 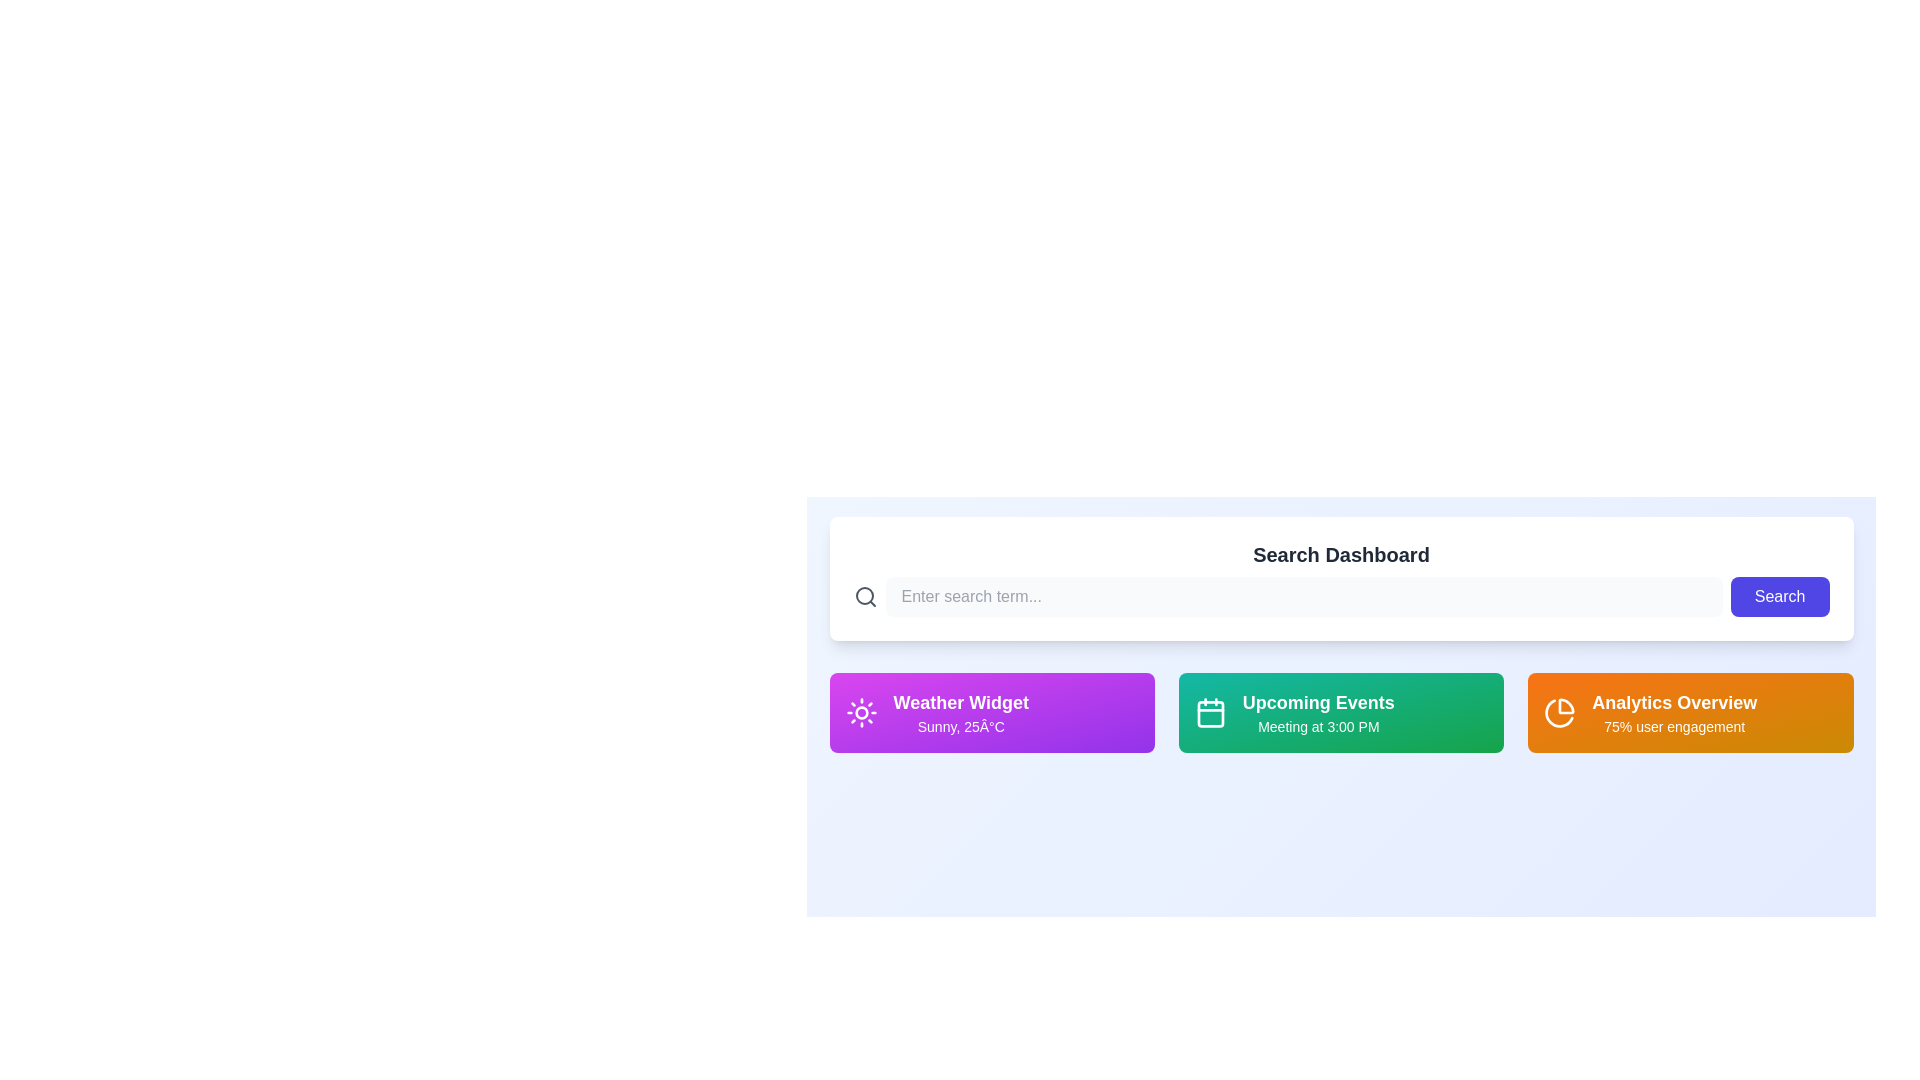 What do you see at coordinates (865, 596) in the screenshot?
I see `the modern magnifying glass icon located on the left side inside the search bar section in the middle of the page` at bounding box center [865, 596].